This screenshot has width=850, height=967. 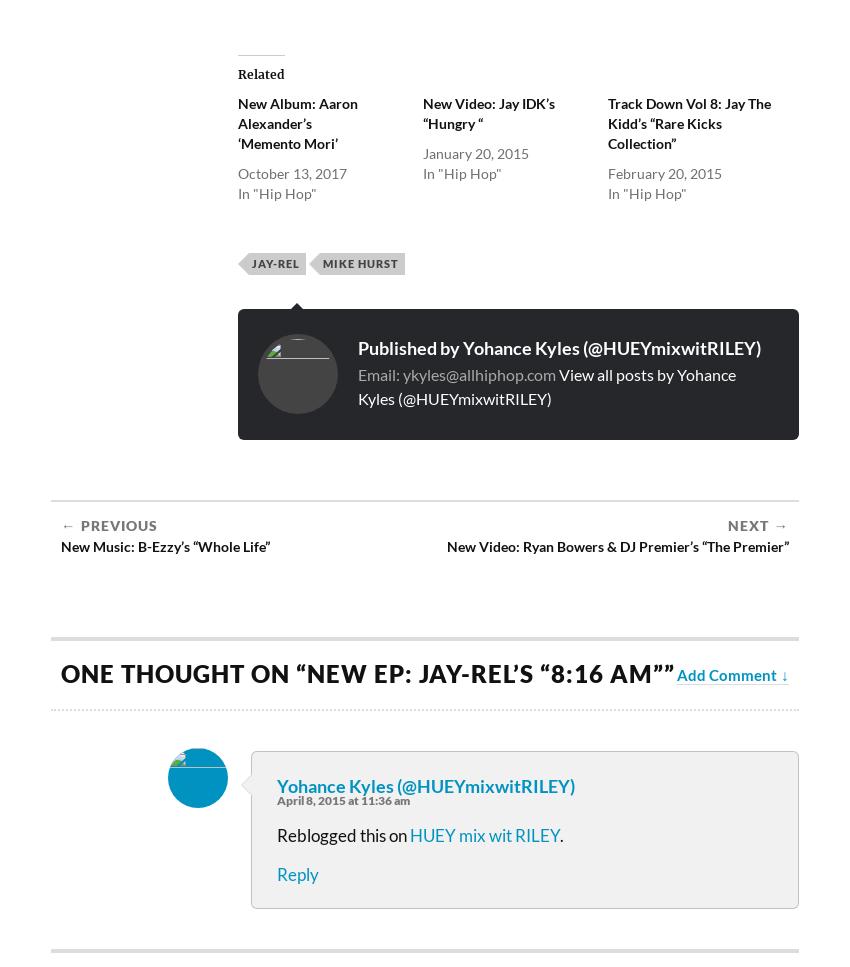 I want to click on 'Jay-Rel', so click(x=274, y=262).